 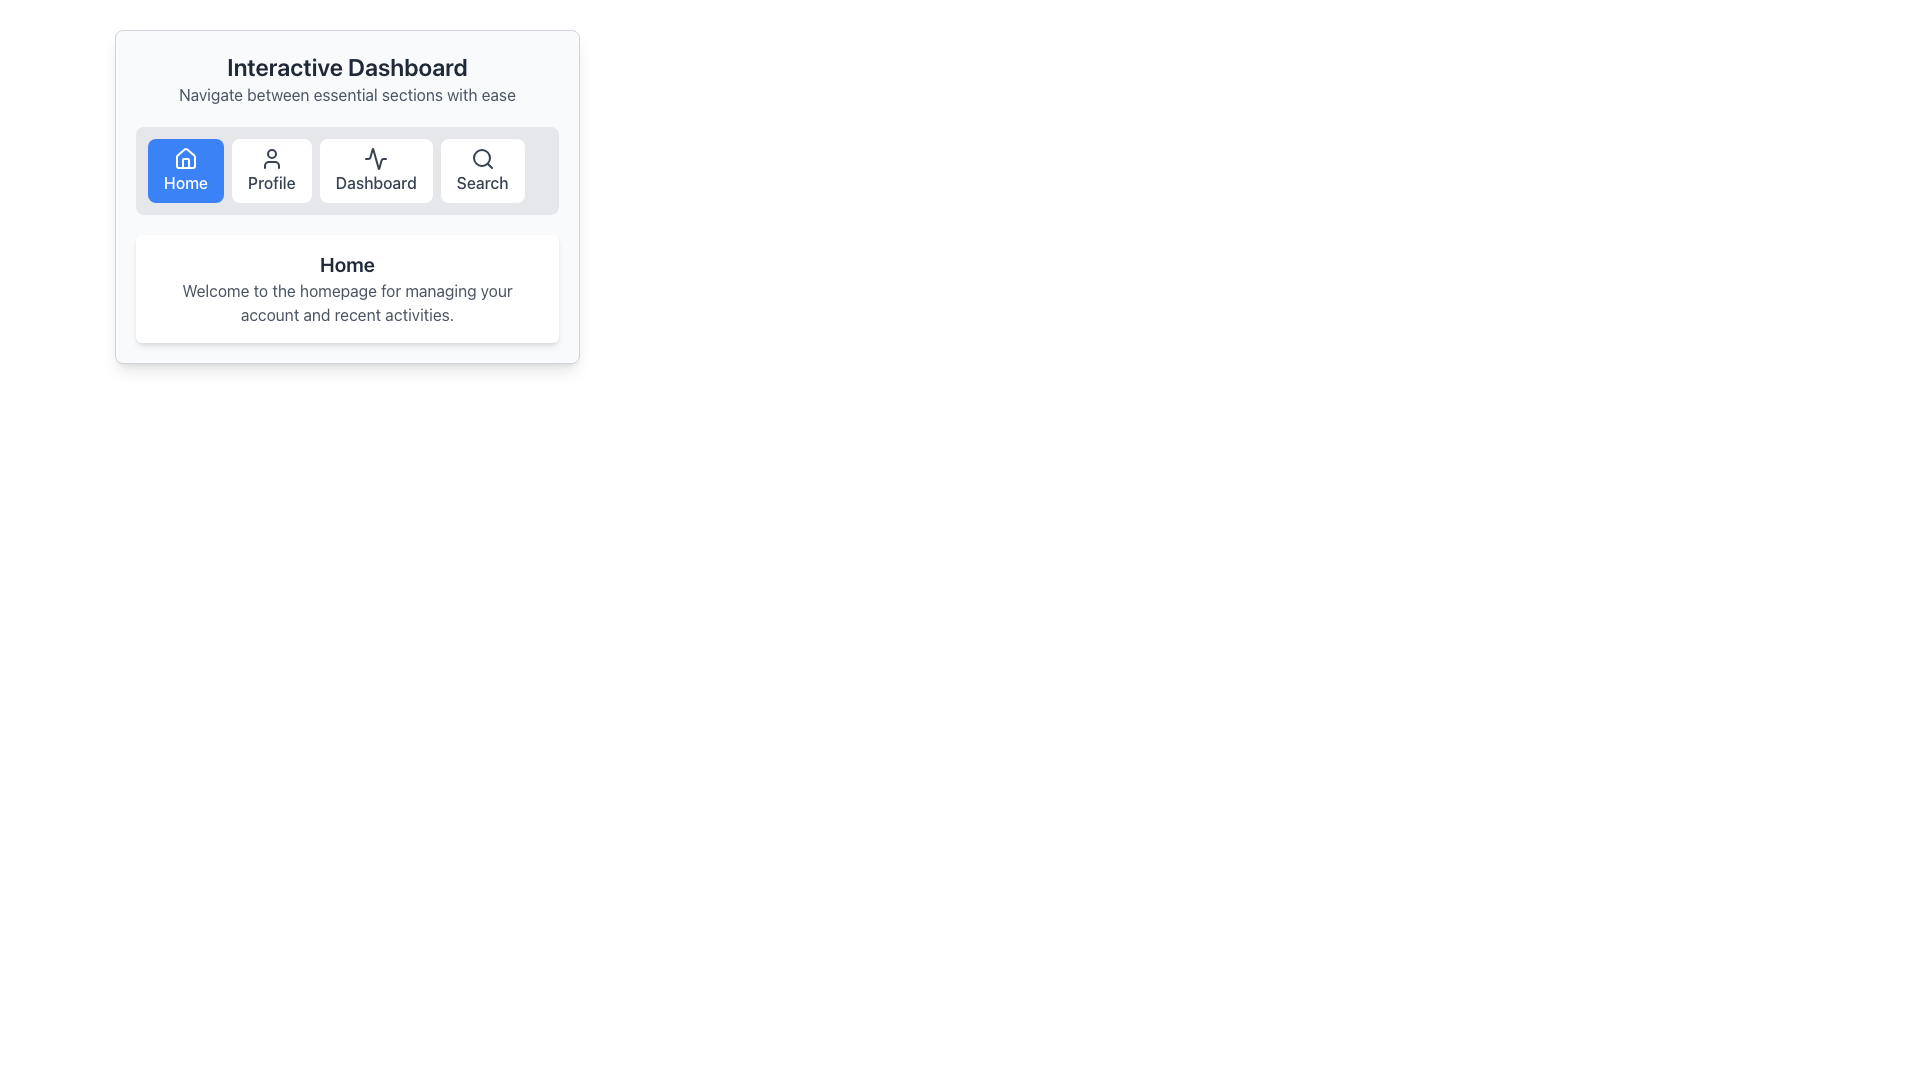 What do you see at coordinates (270, 182) in the screenshot?
I see `the 'Profile' text label, which is styled in bold and is part of the navigation bar` at bounding box center [270, 182].